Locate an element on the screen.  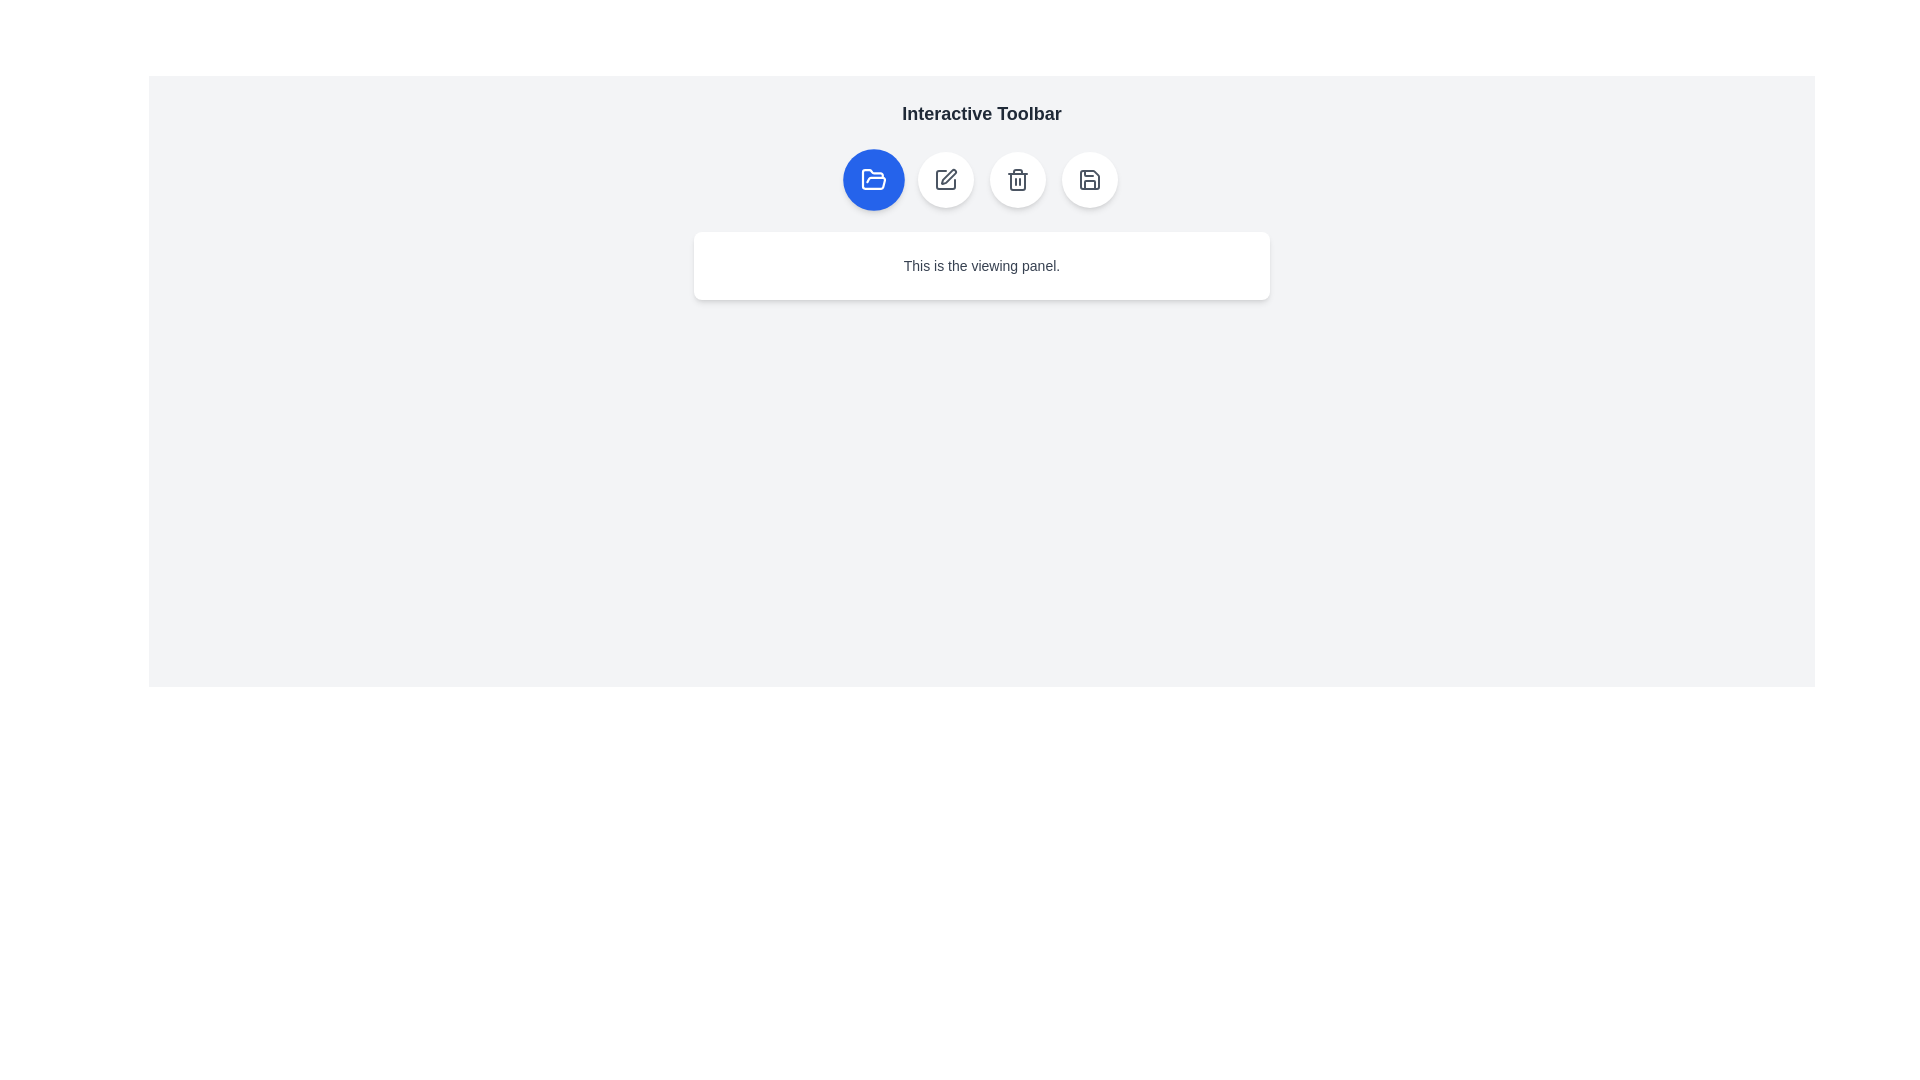
the circular button with a white background and a save icon resembling a floppy disk, which is the fourth button in a horizontal toolbar is located at coordinates (1088, 180).